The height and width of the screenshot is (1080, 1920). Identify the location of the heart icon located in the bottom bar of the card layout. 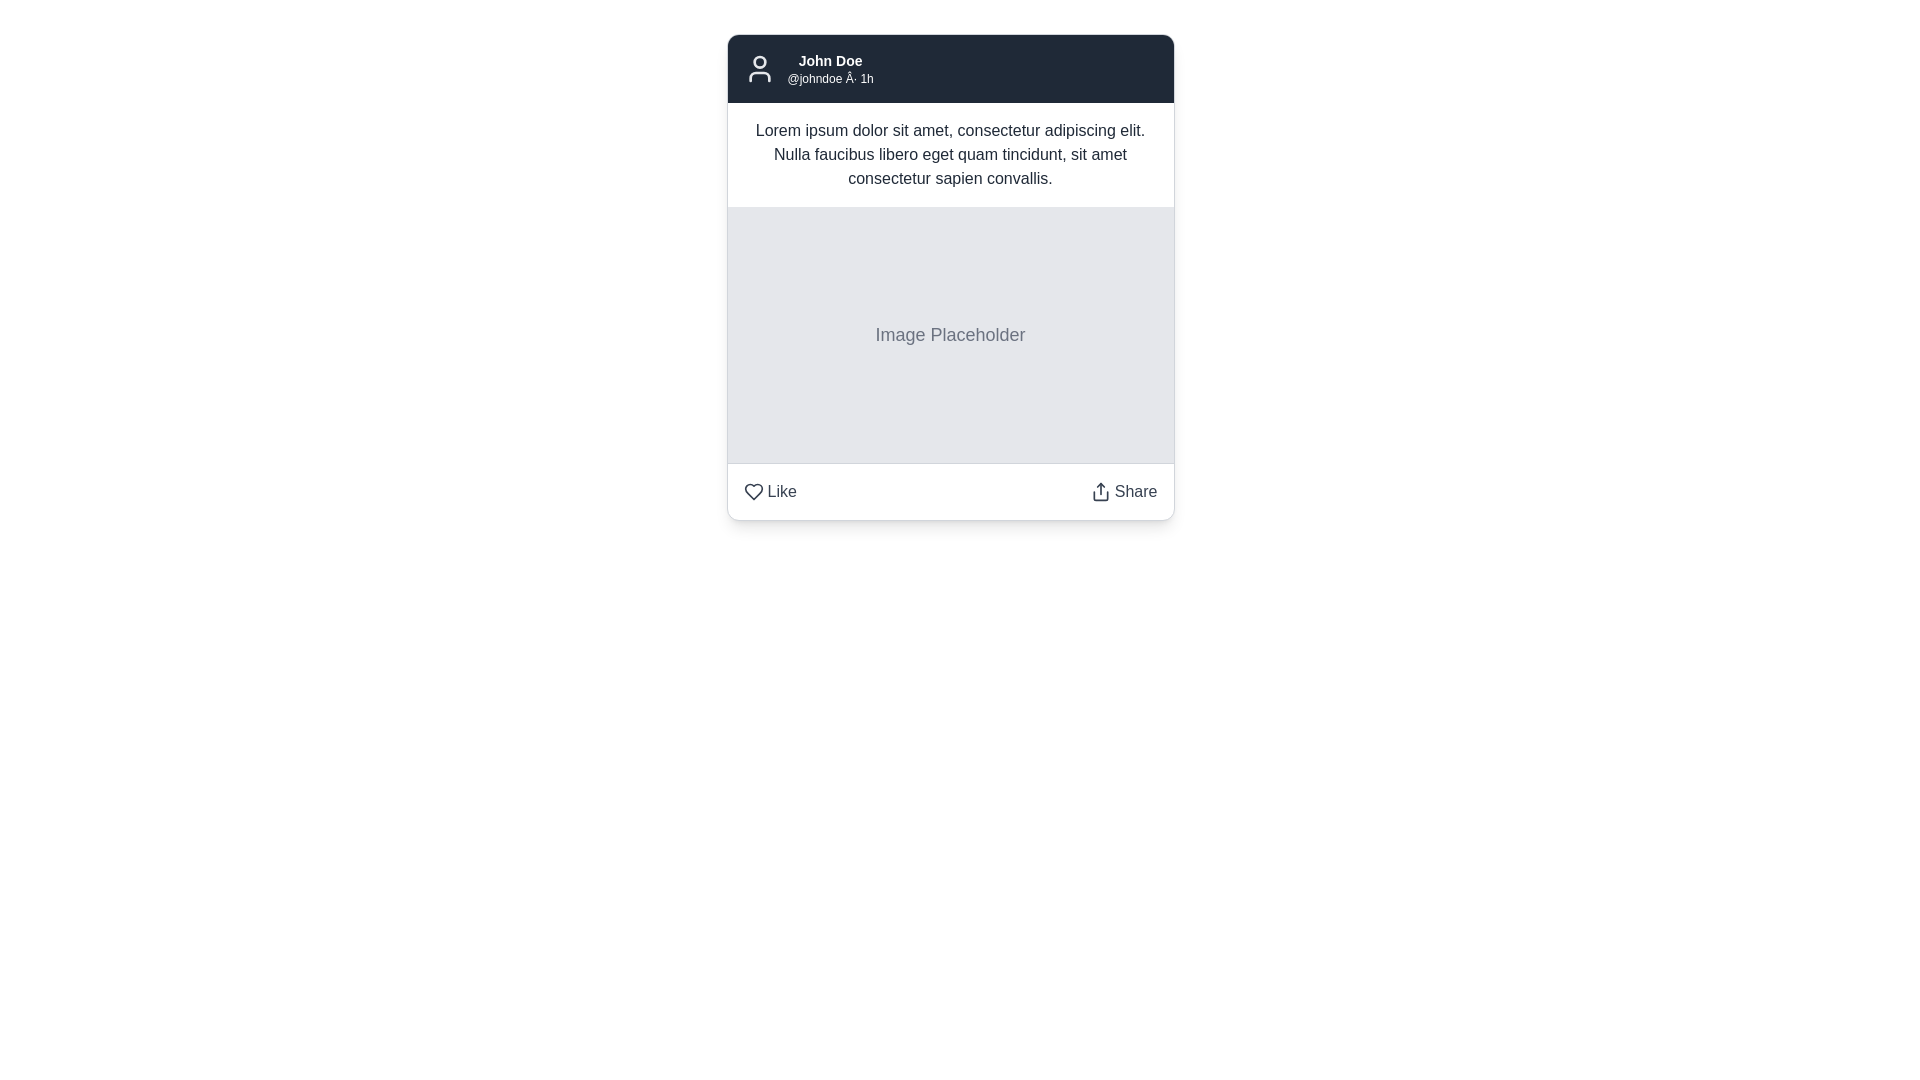
(752, 492).